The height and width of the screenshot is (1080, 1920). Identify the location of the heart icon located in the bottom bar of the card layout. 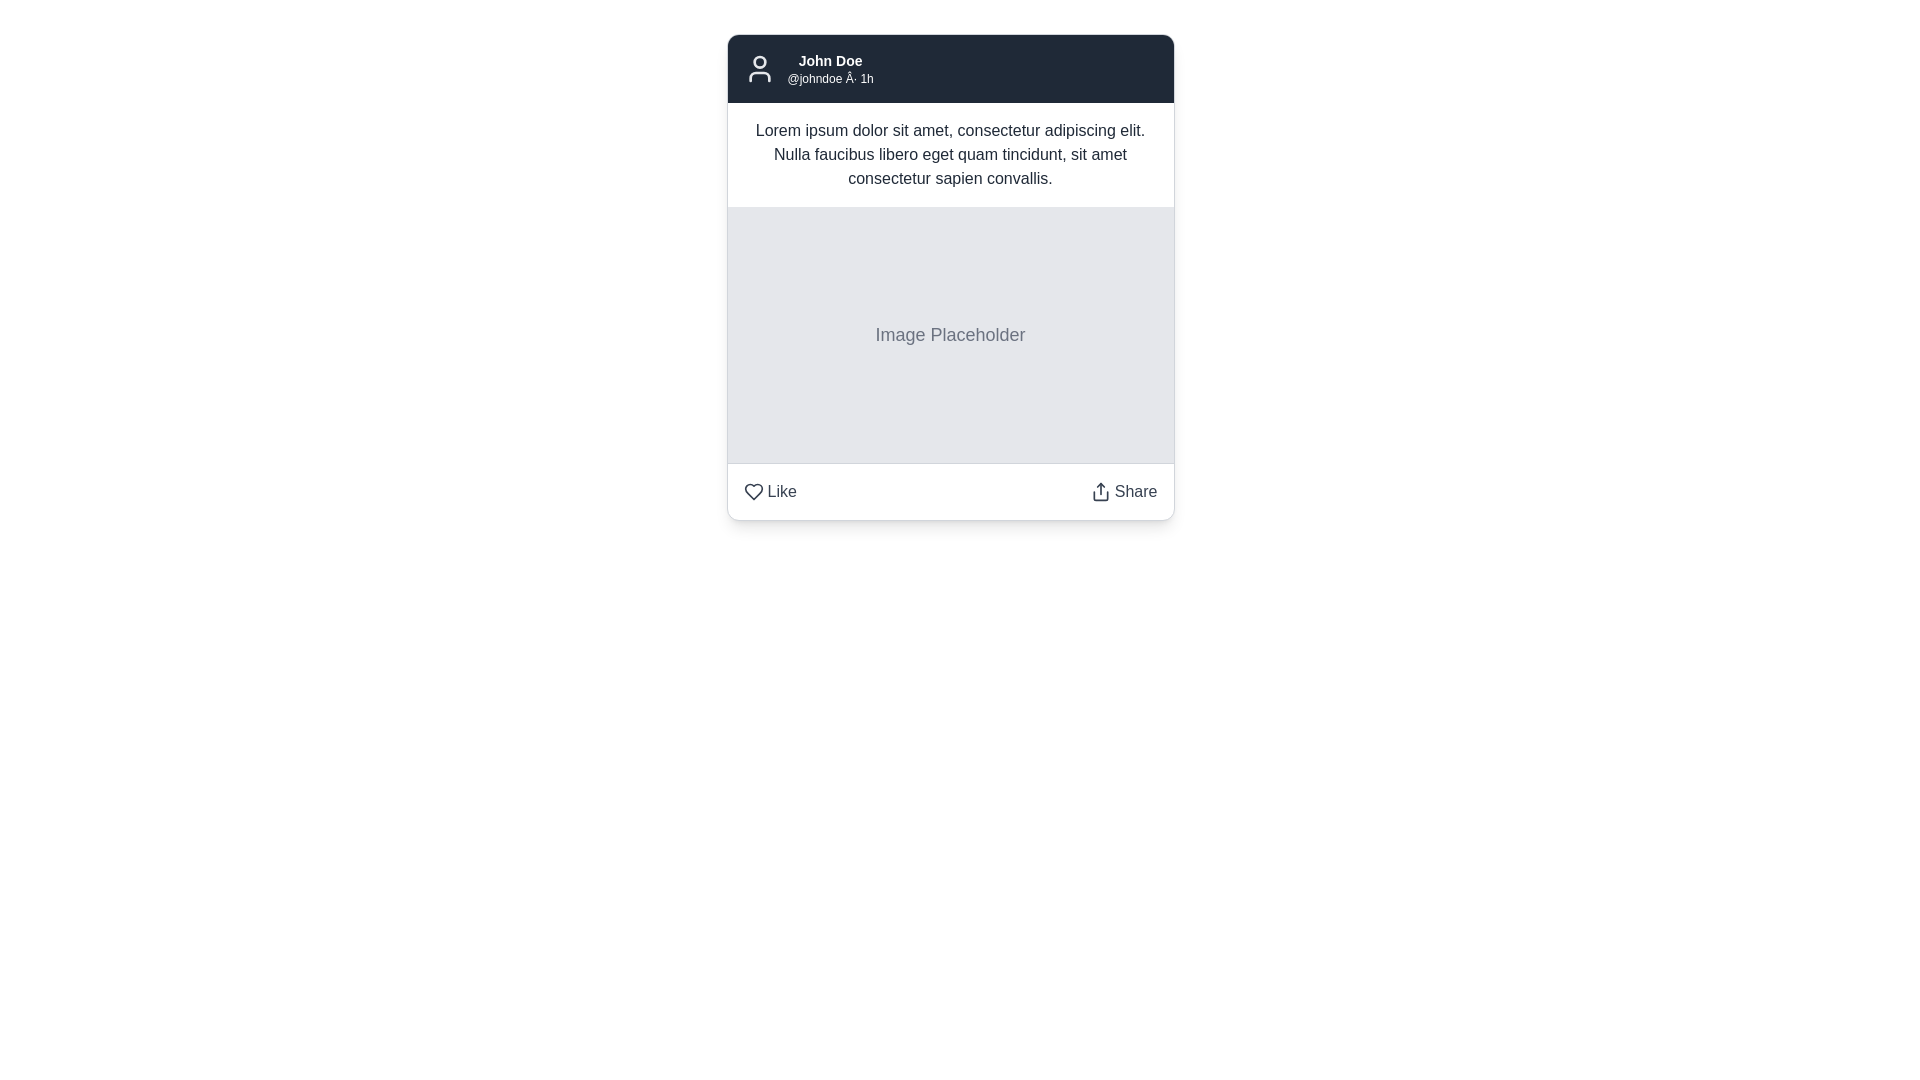
(752, 492).